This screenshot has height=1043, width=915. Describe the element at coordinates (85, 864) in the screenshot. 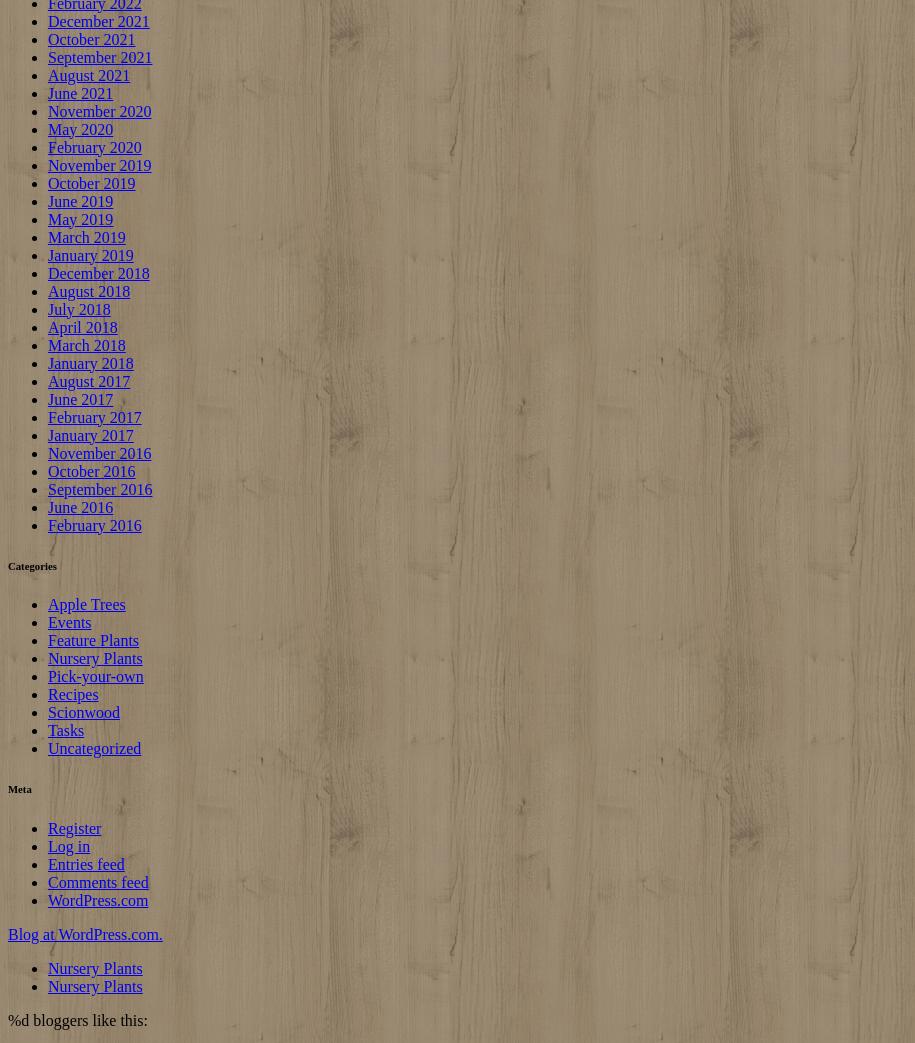

I see `'Entries feed'` at that location.